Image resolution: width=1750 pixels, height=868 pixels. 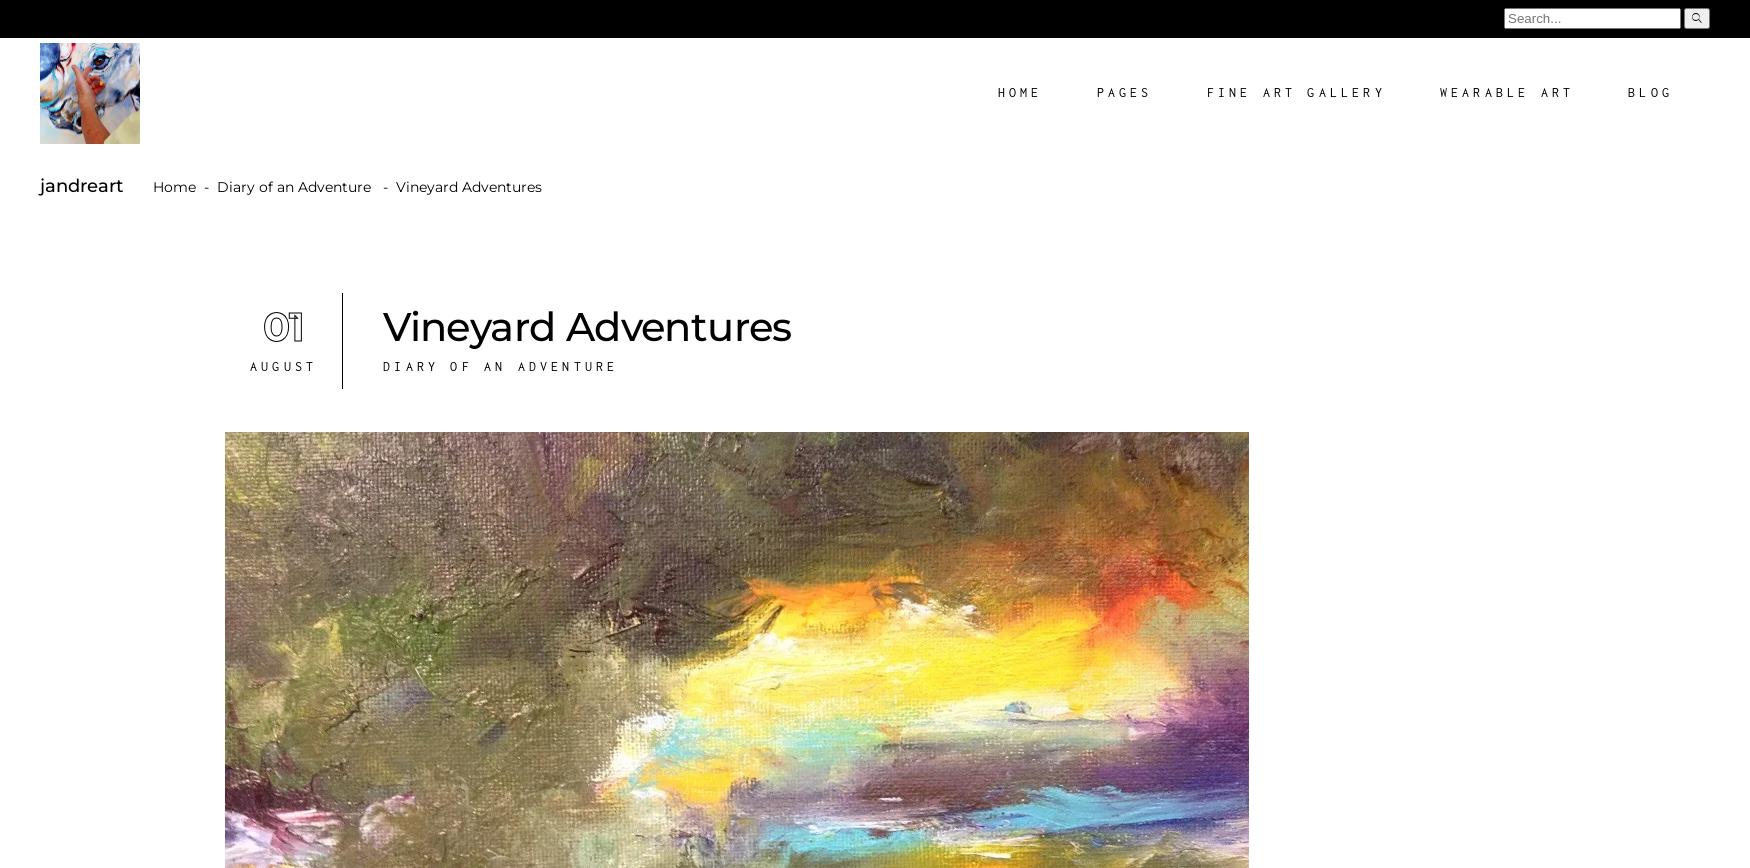 I want to click on 'jandreart', so click(x=81, y=186).